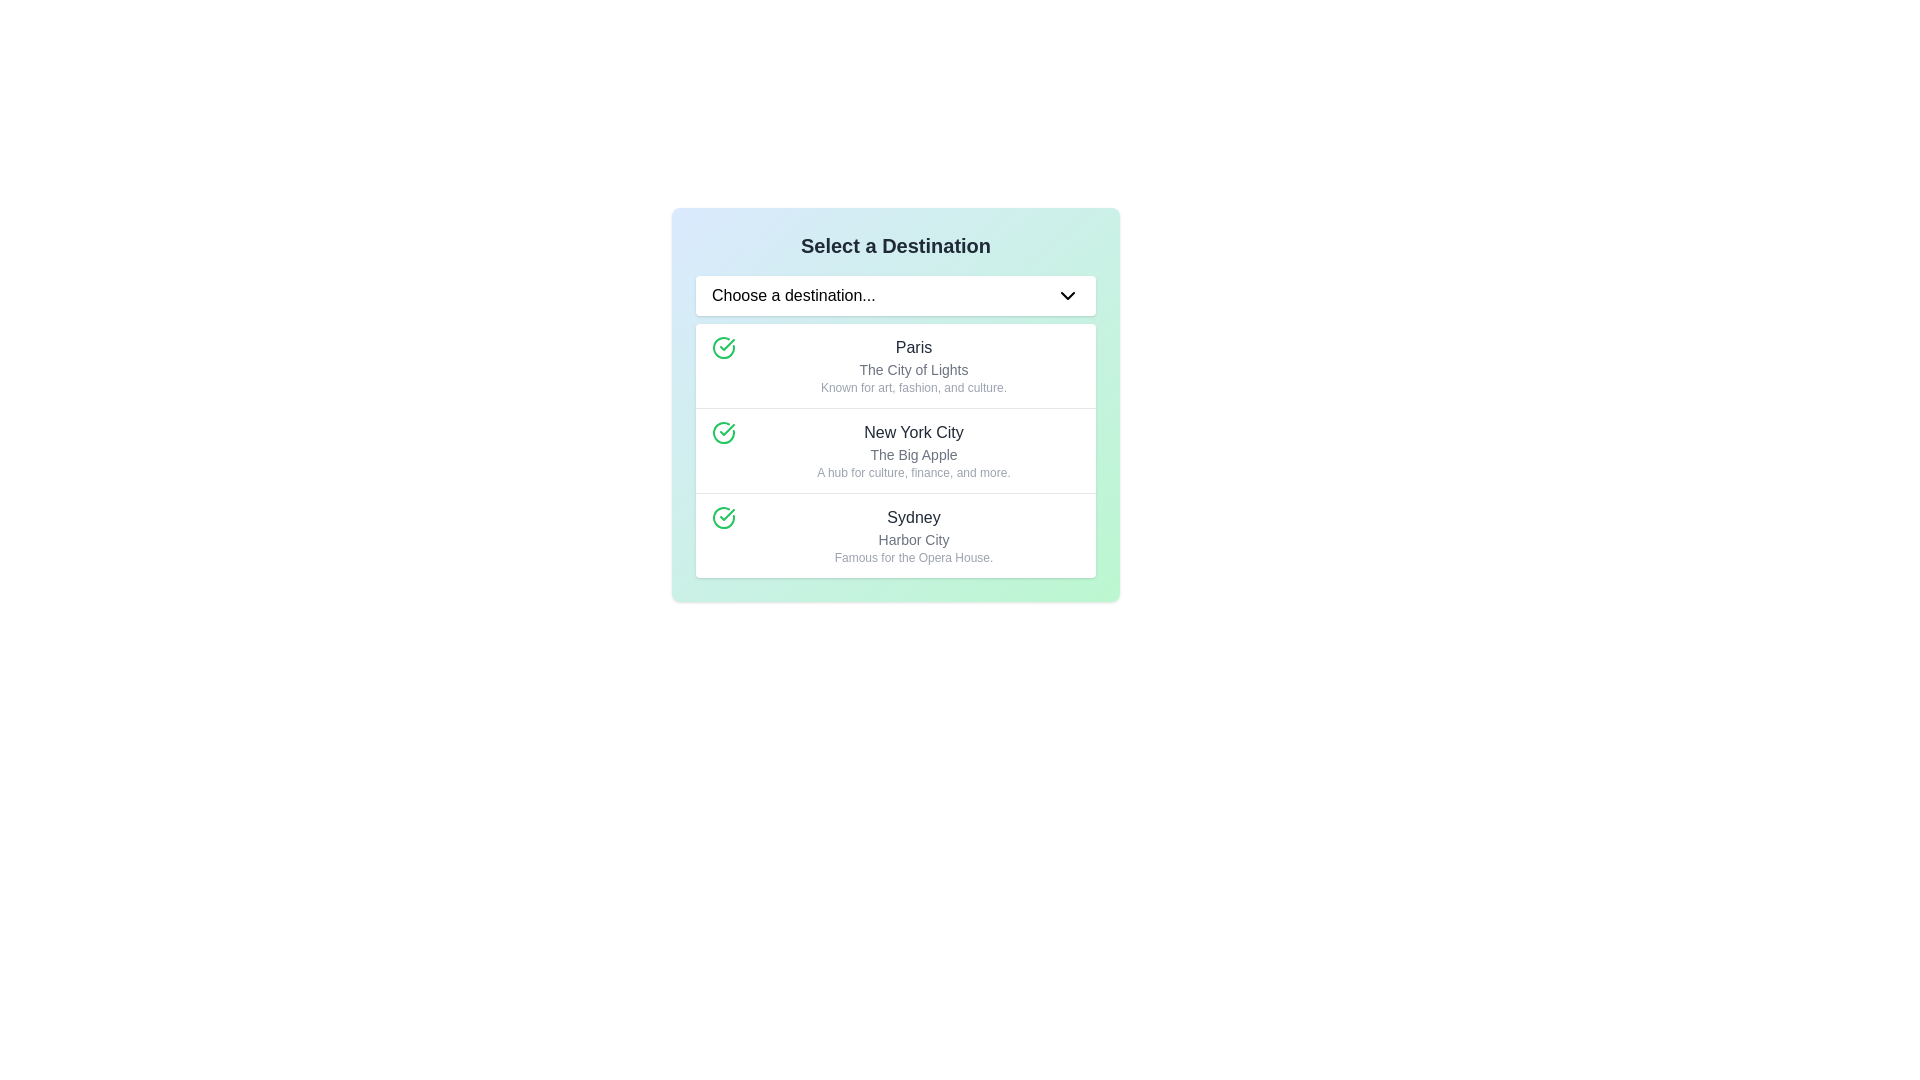  What do you see at coordinates (792, 296) in the screenshot?
I see `the text label that serves as a placeholder for selecting a destination in the dropdown menu, positioned at the top of the panel and aligned to the left side` at bounding box center [792, 296].